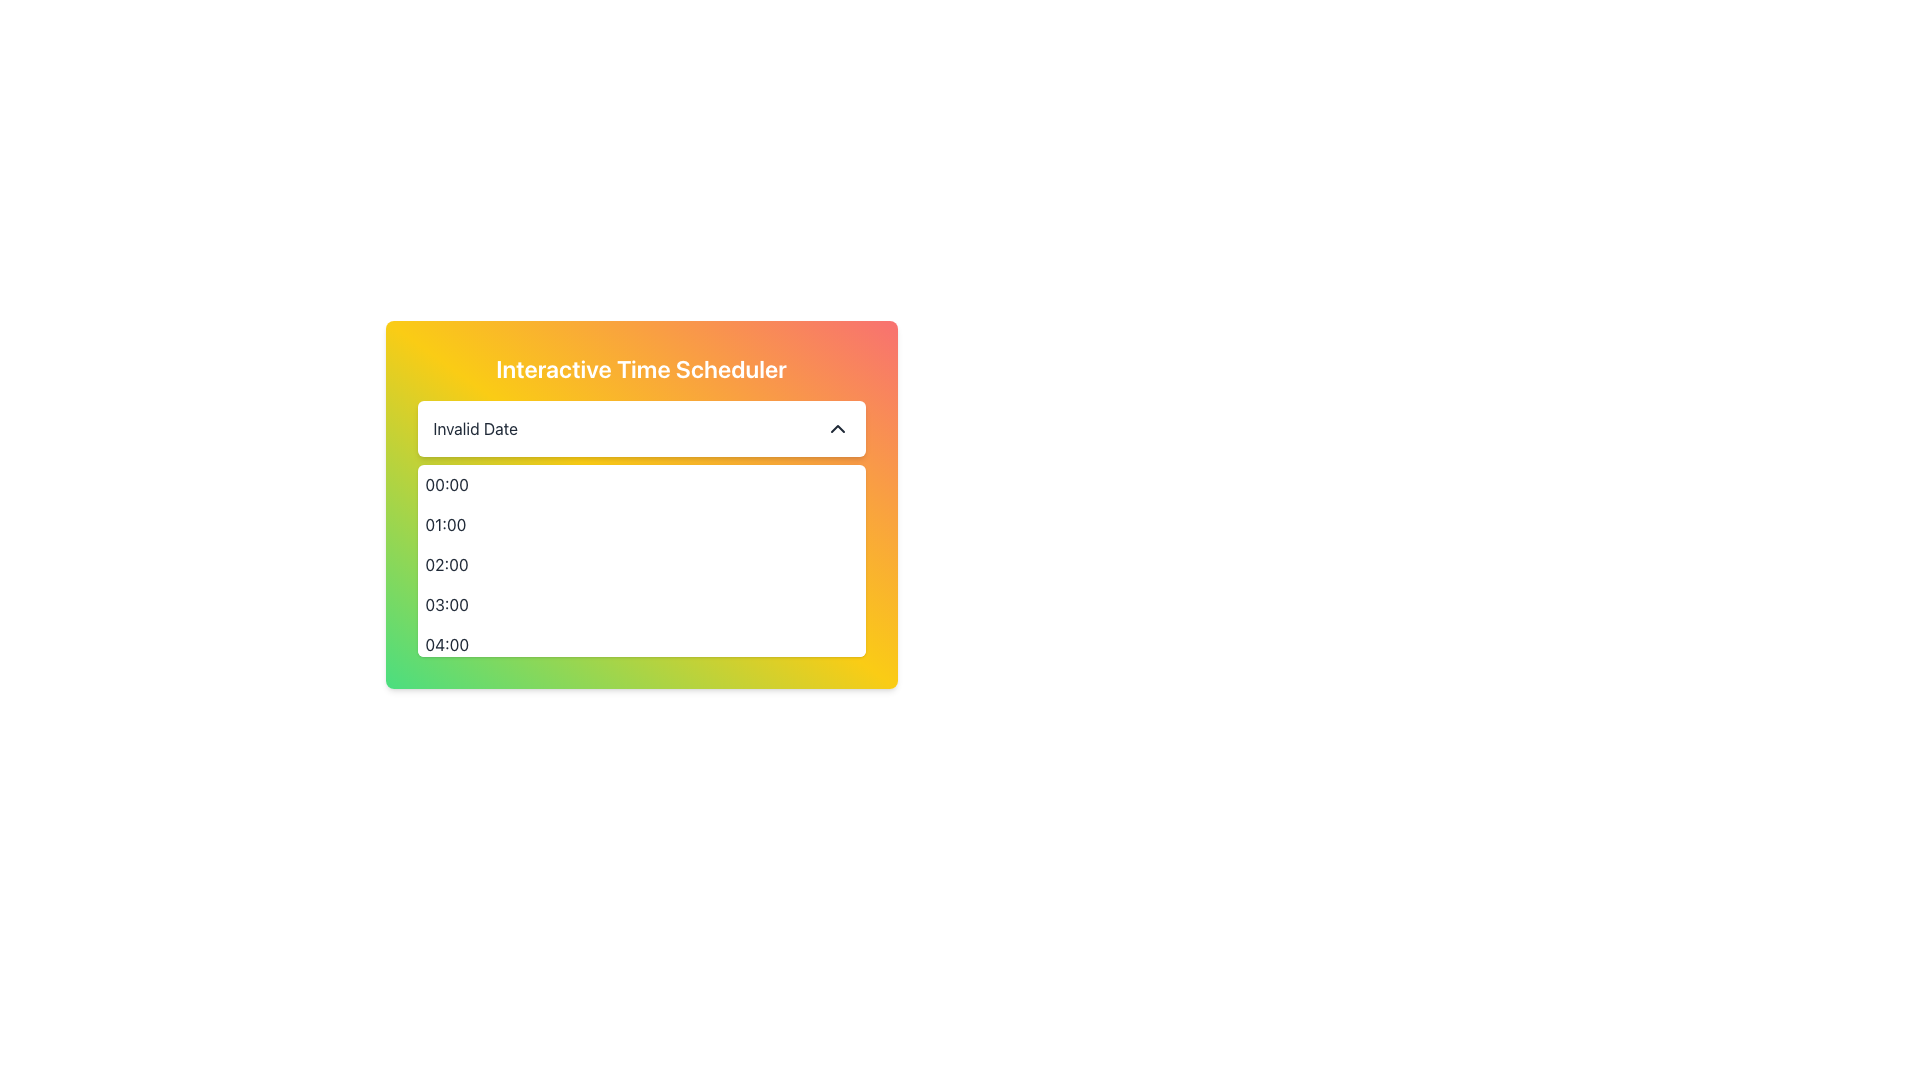  What do you see at coordinates (641, 504) in the screenshot?
I see `a timeslot option in the 'Interactive Time Scheduler' panel, which displays selectable time slots such as '00:00', '01:00', etc` at bounding box center [641, 504].